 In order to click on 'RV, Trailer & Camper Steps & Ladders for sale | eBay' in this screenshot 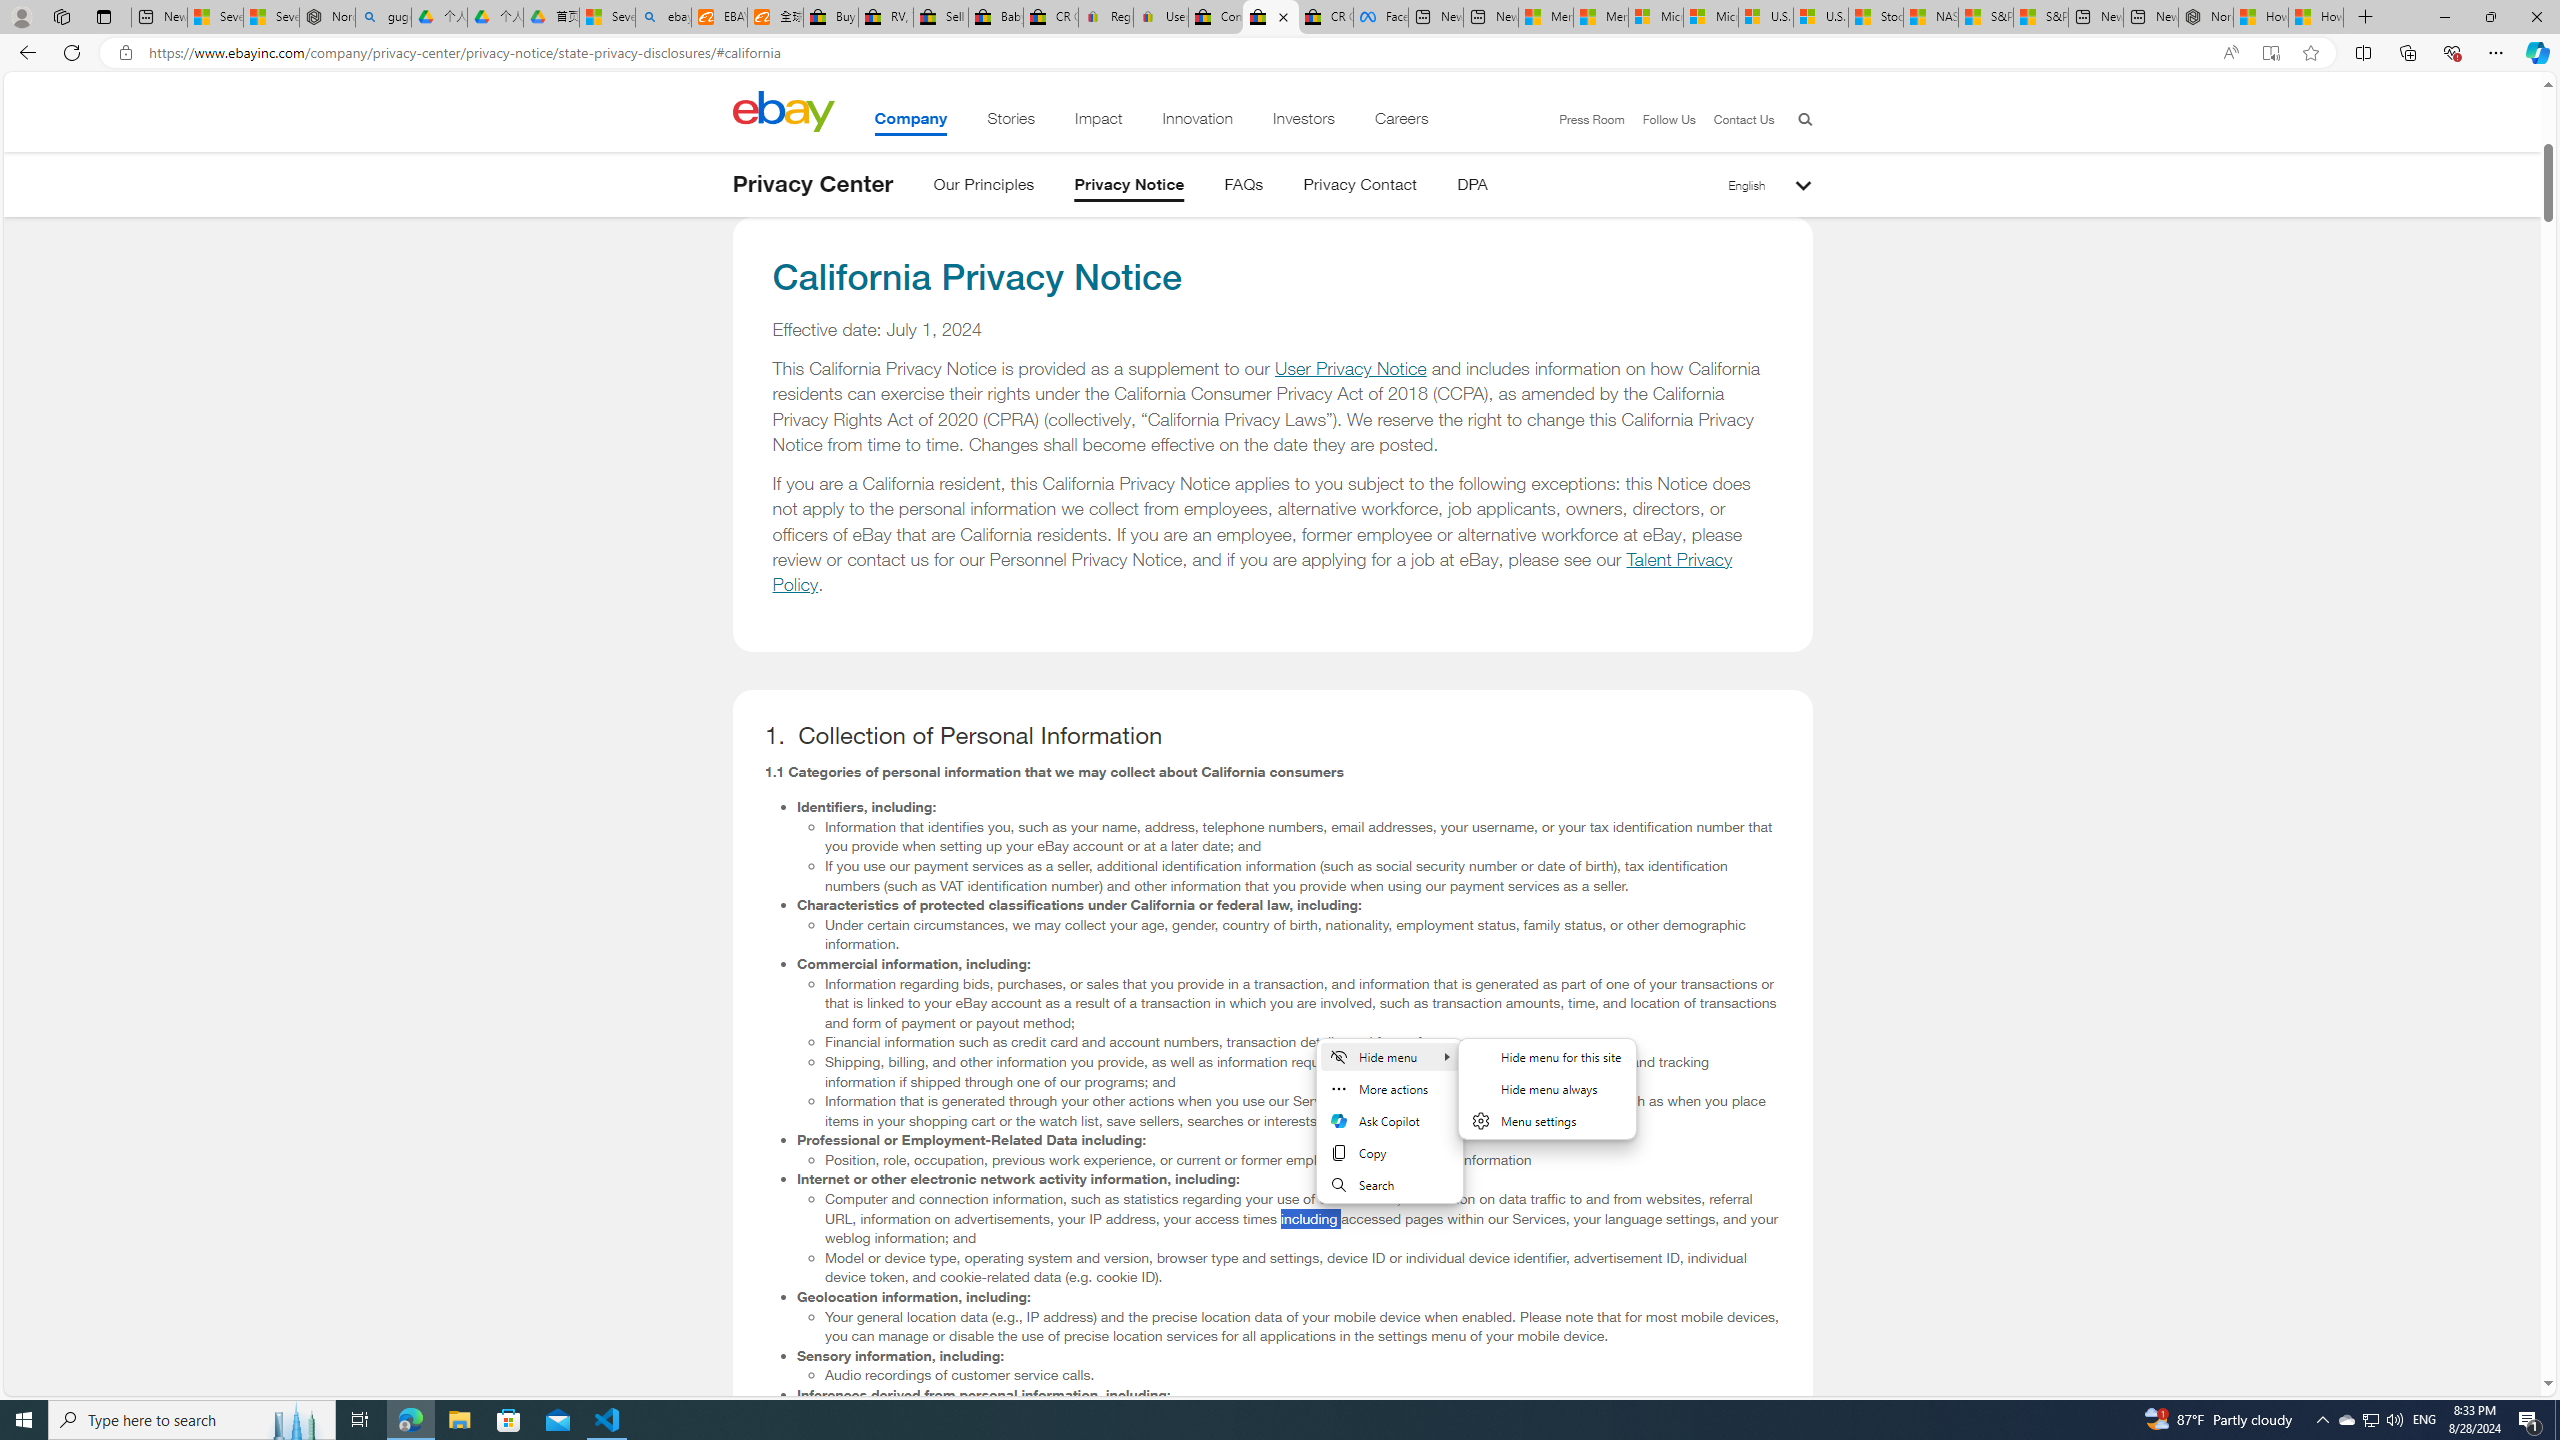, I will do `click(884, 16)`.